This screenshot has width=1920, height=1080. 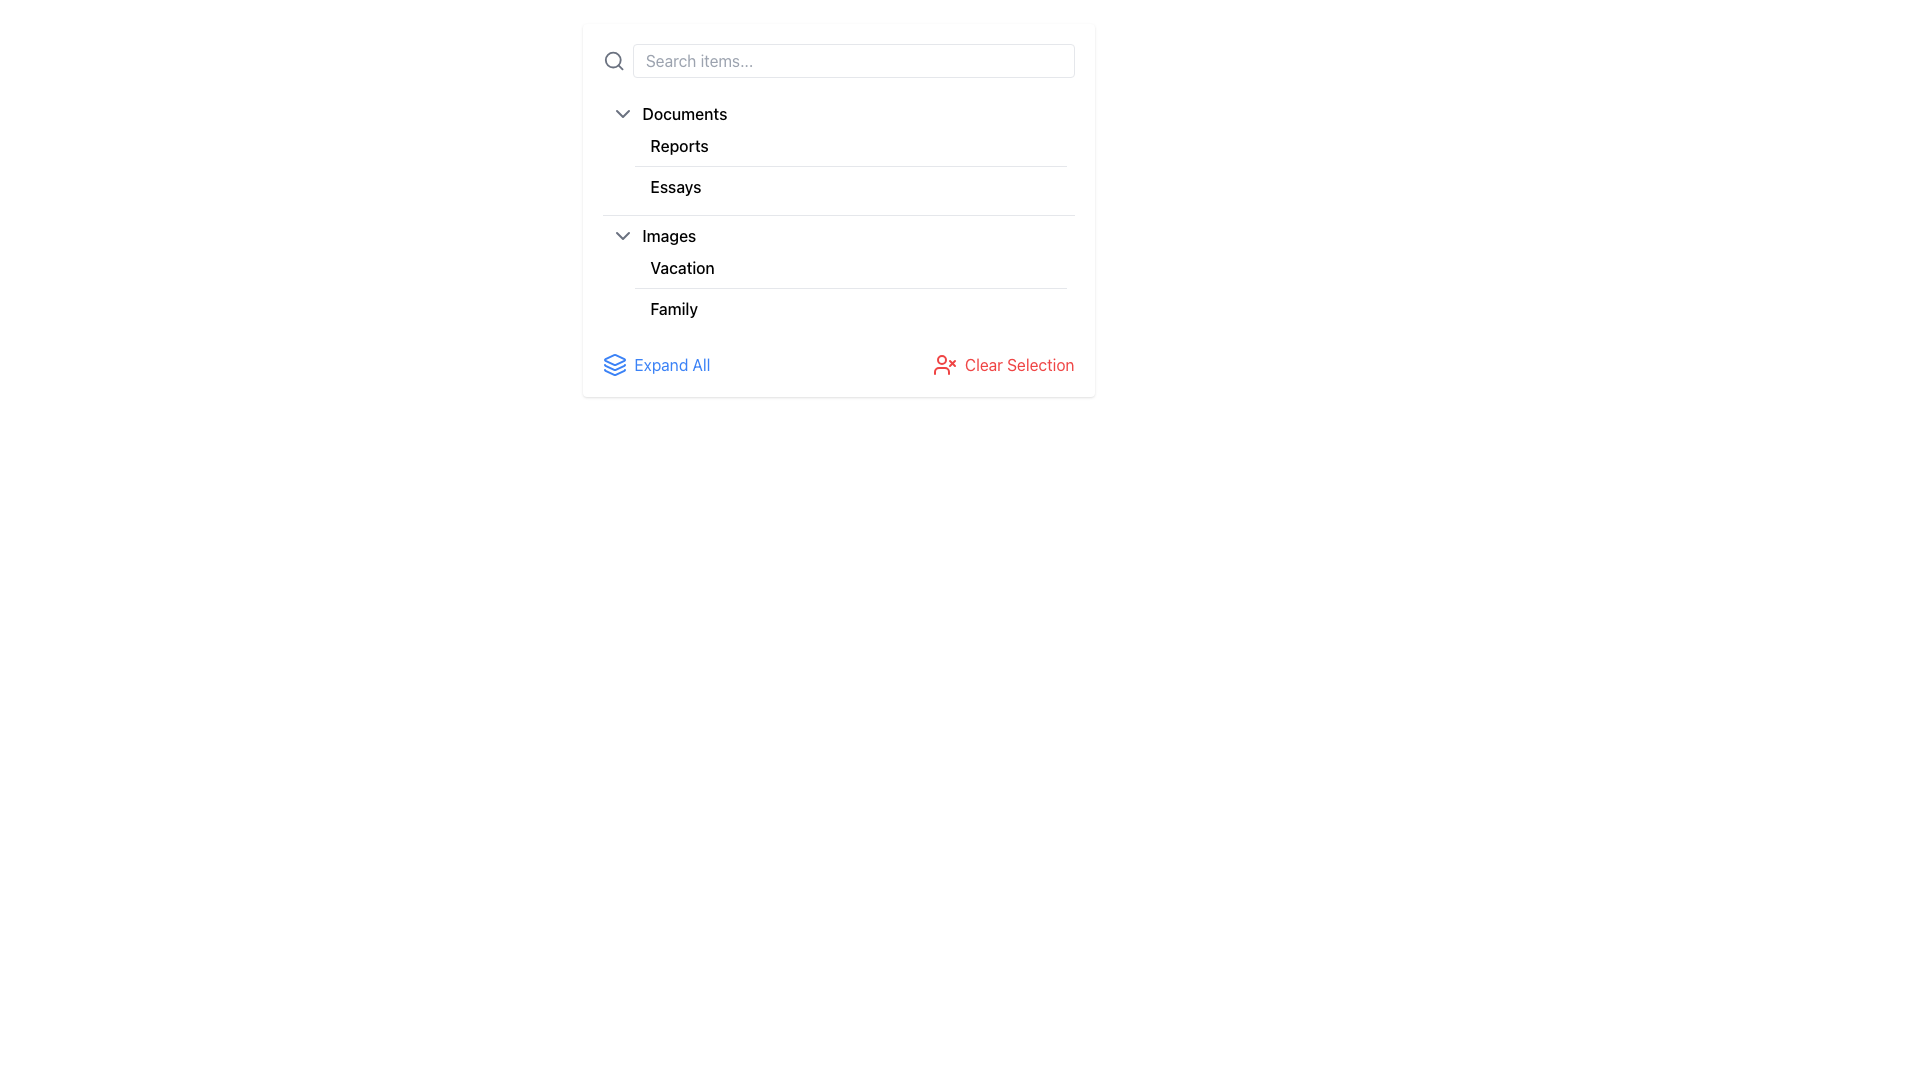 What do you see at coordinates (674, 308) in the screenshot?
I see `the Text Label that indicates a sub-item under the 'Images' header, positioned below the 'Vacation' list item` at bounding box center [674, 308].